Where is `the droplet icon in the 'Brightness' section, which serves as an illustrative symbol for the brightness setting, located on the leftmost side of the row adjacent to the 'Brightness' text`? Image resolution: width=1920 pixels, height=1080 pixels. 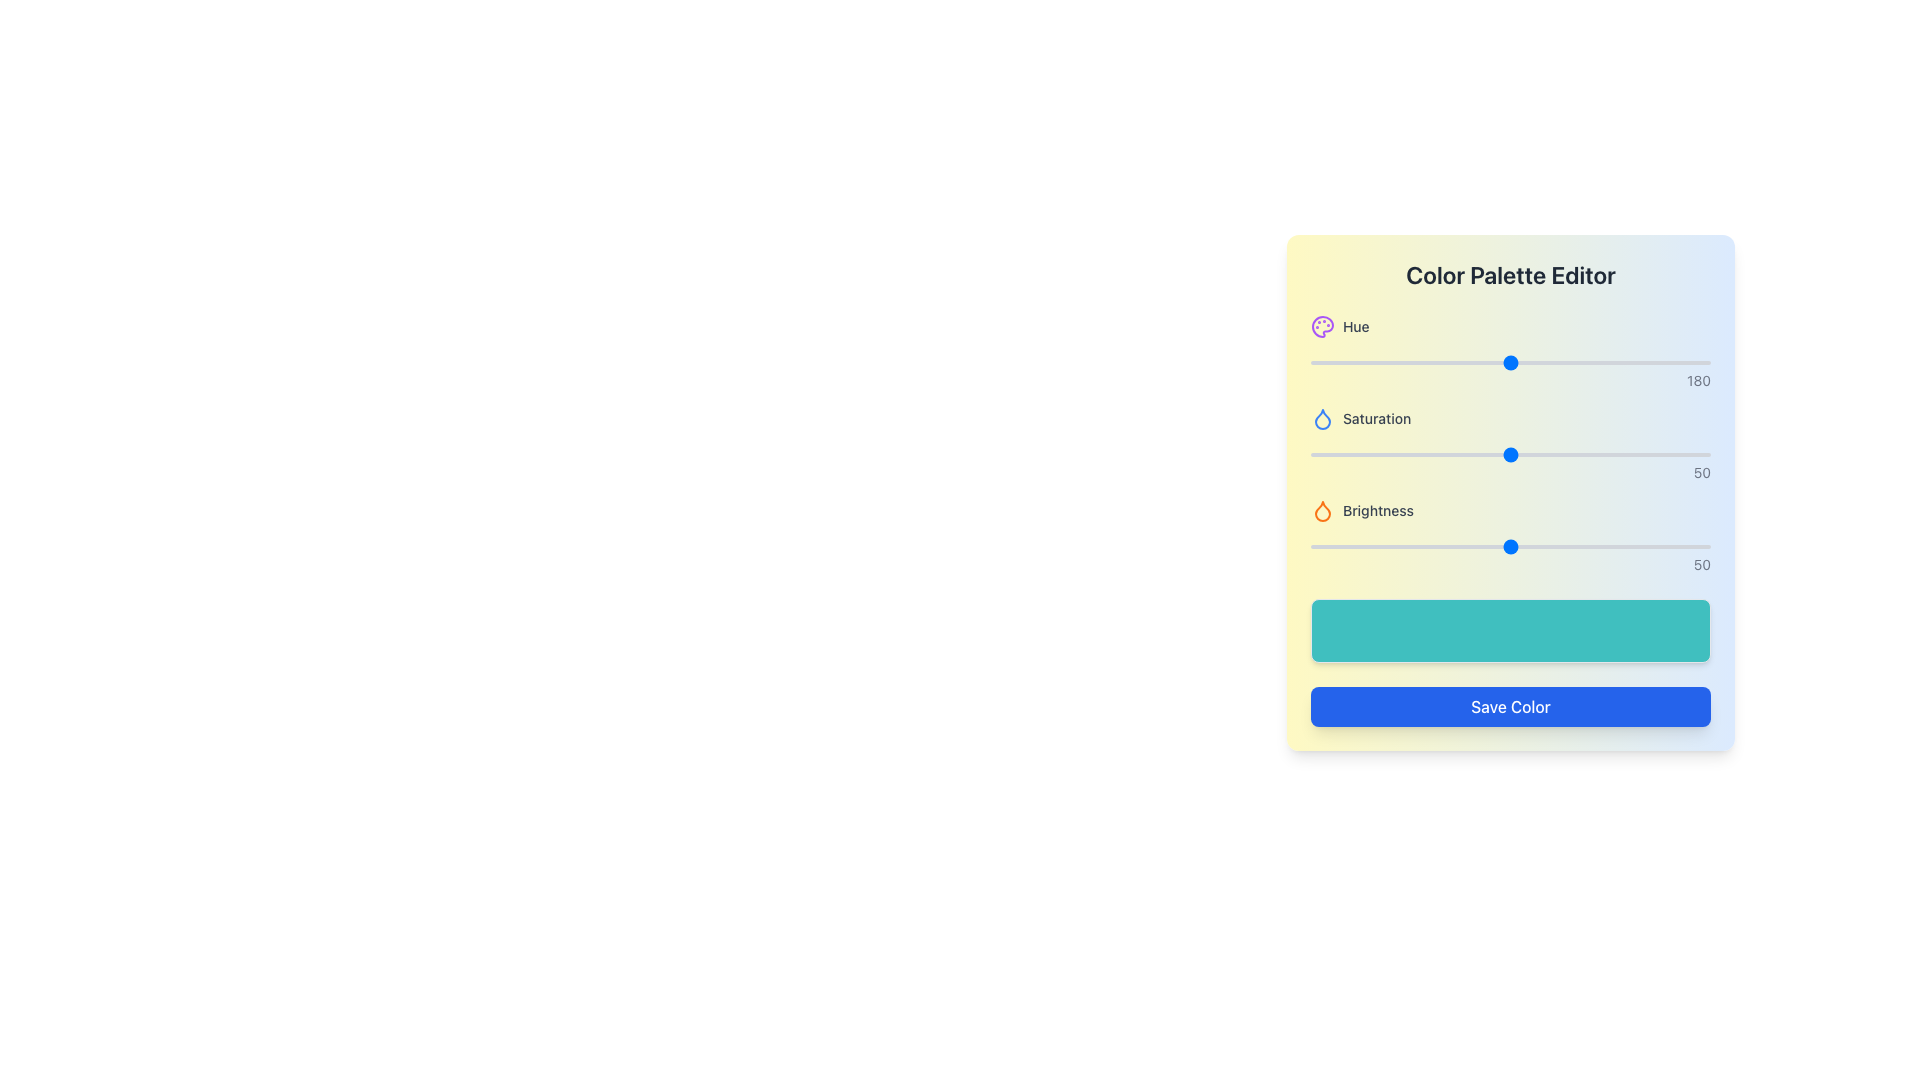 the droplet icon in the 'Brightness' section, which serves as an illustrative symbol for the brightness setting, located on the leftmost side of the row adjacent to the 'Brightness' text is located at coordinates (1323, 509).